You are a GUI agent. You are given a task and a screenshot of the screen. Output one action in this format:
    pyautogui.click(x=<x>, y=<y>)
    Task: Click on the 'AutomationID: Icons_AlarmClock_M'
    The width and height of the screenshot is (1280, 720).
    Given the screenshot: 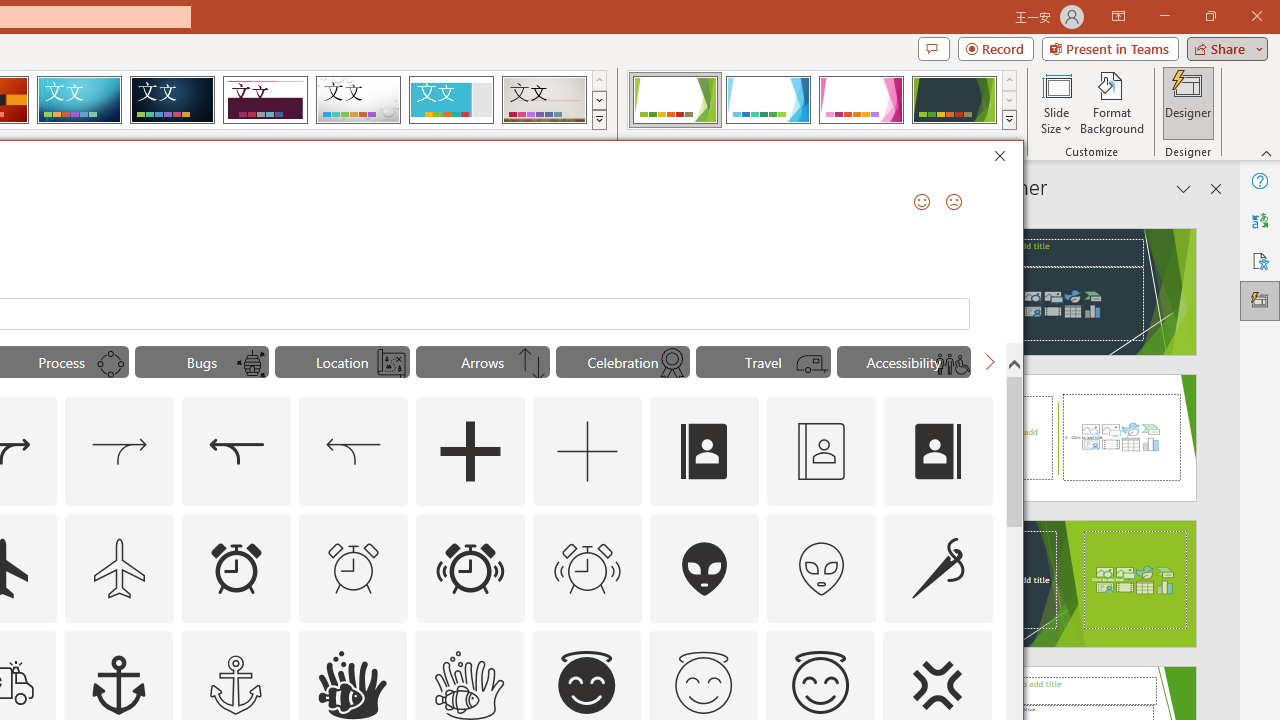 What is the action you would take?
    pyautogui.click(x=353, y=568)
    